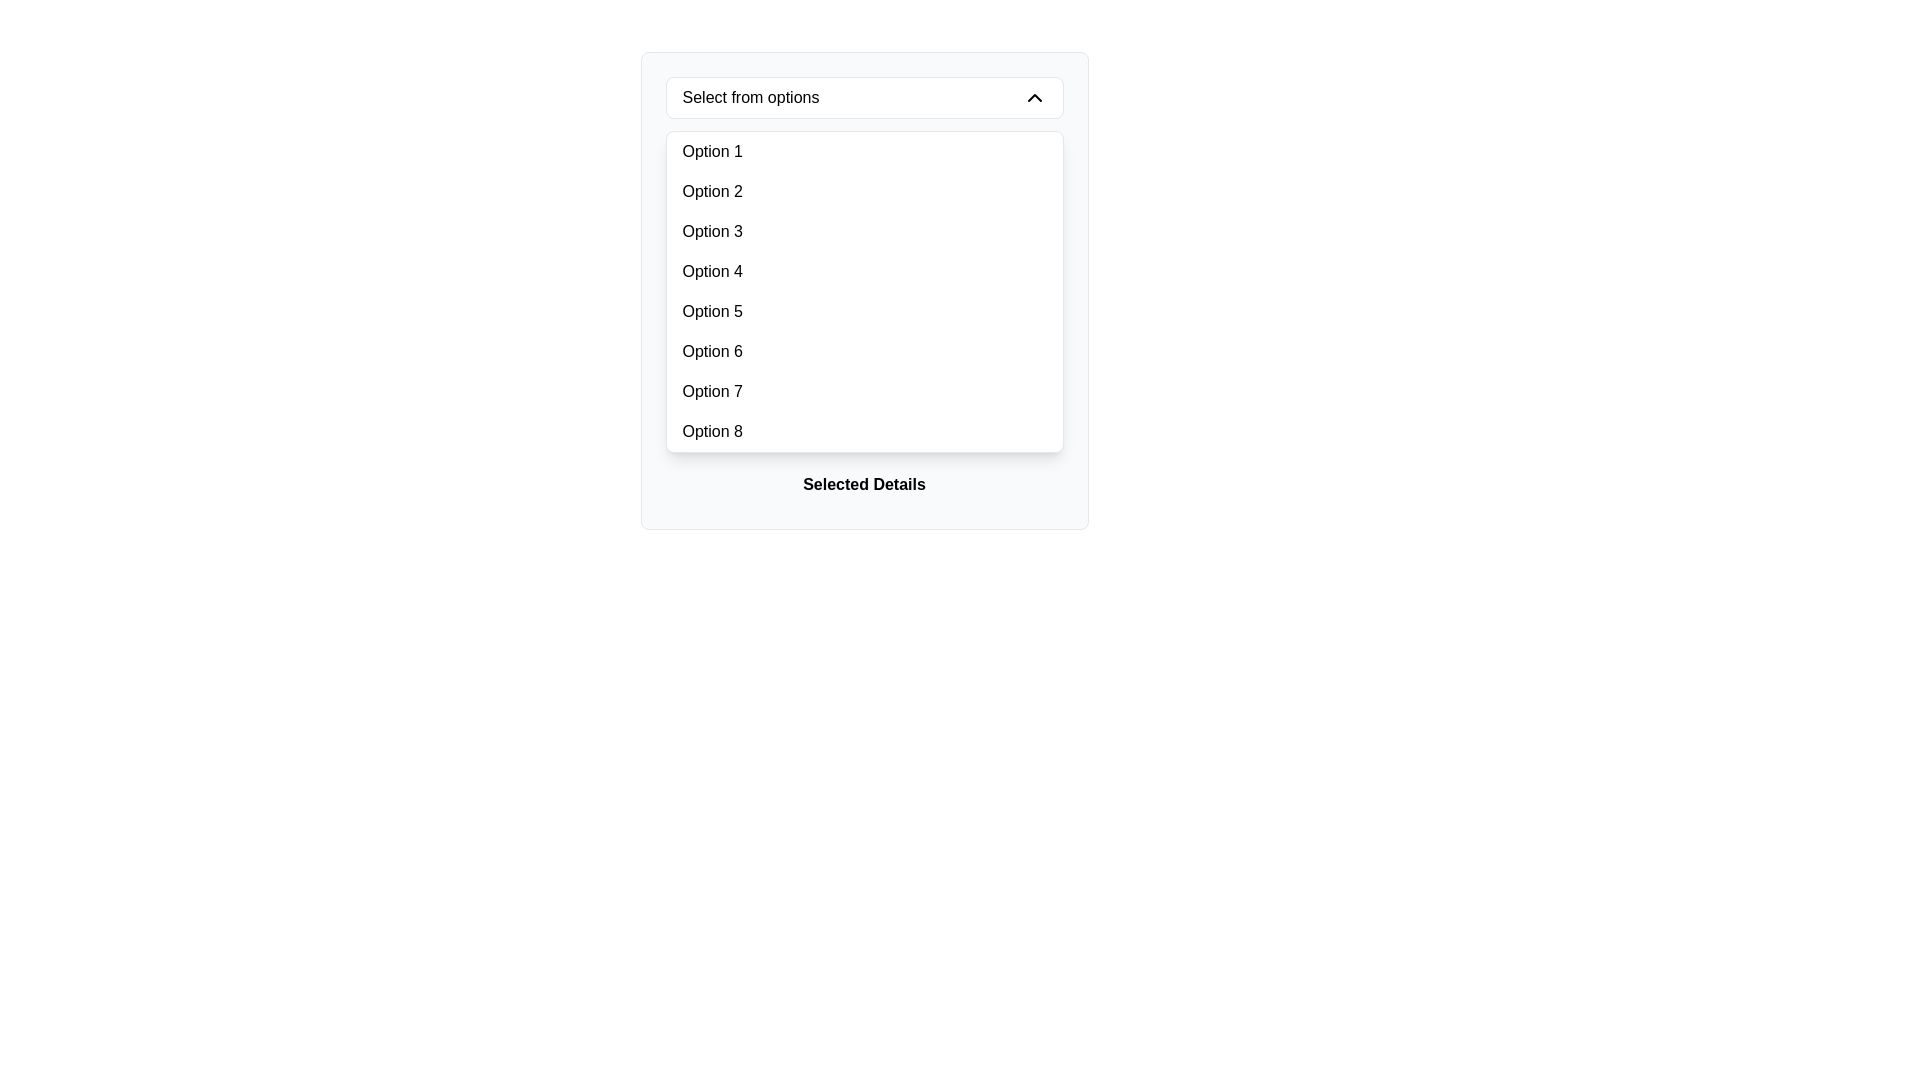 Image resolution: width=1920 pixels, height=1080 pixels. Describe the element at coordinates (711, 150) in the screenshot. I see `the first entry in the dropdown menu` at that location.